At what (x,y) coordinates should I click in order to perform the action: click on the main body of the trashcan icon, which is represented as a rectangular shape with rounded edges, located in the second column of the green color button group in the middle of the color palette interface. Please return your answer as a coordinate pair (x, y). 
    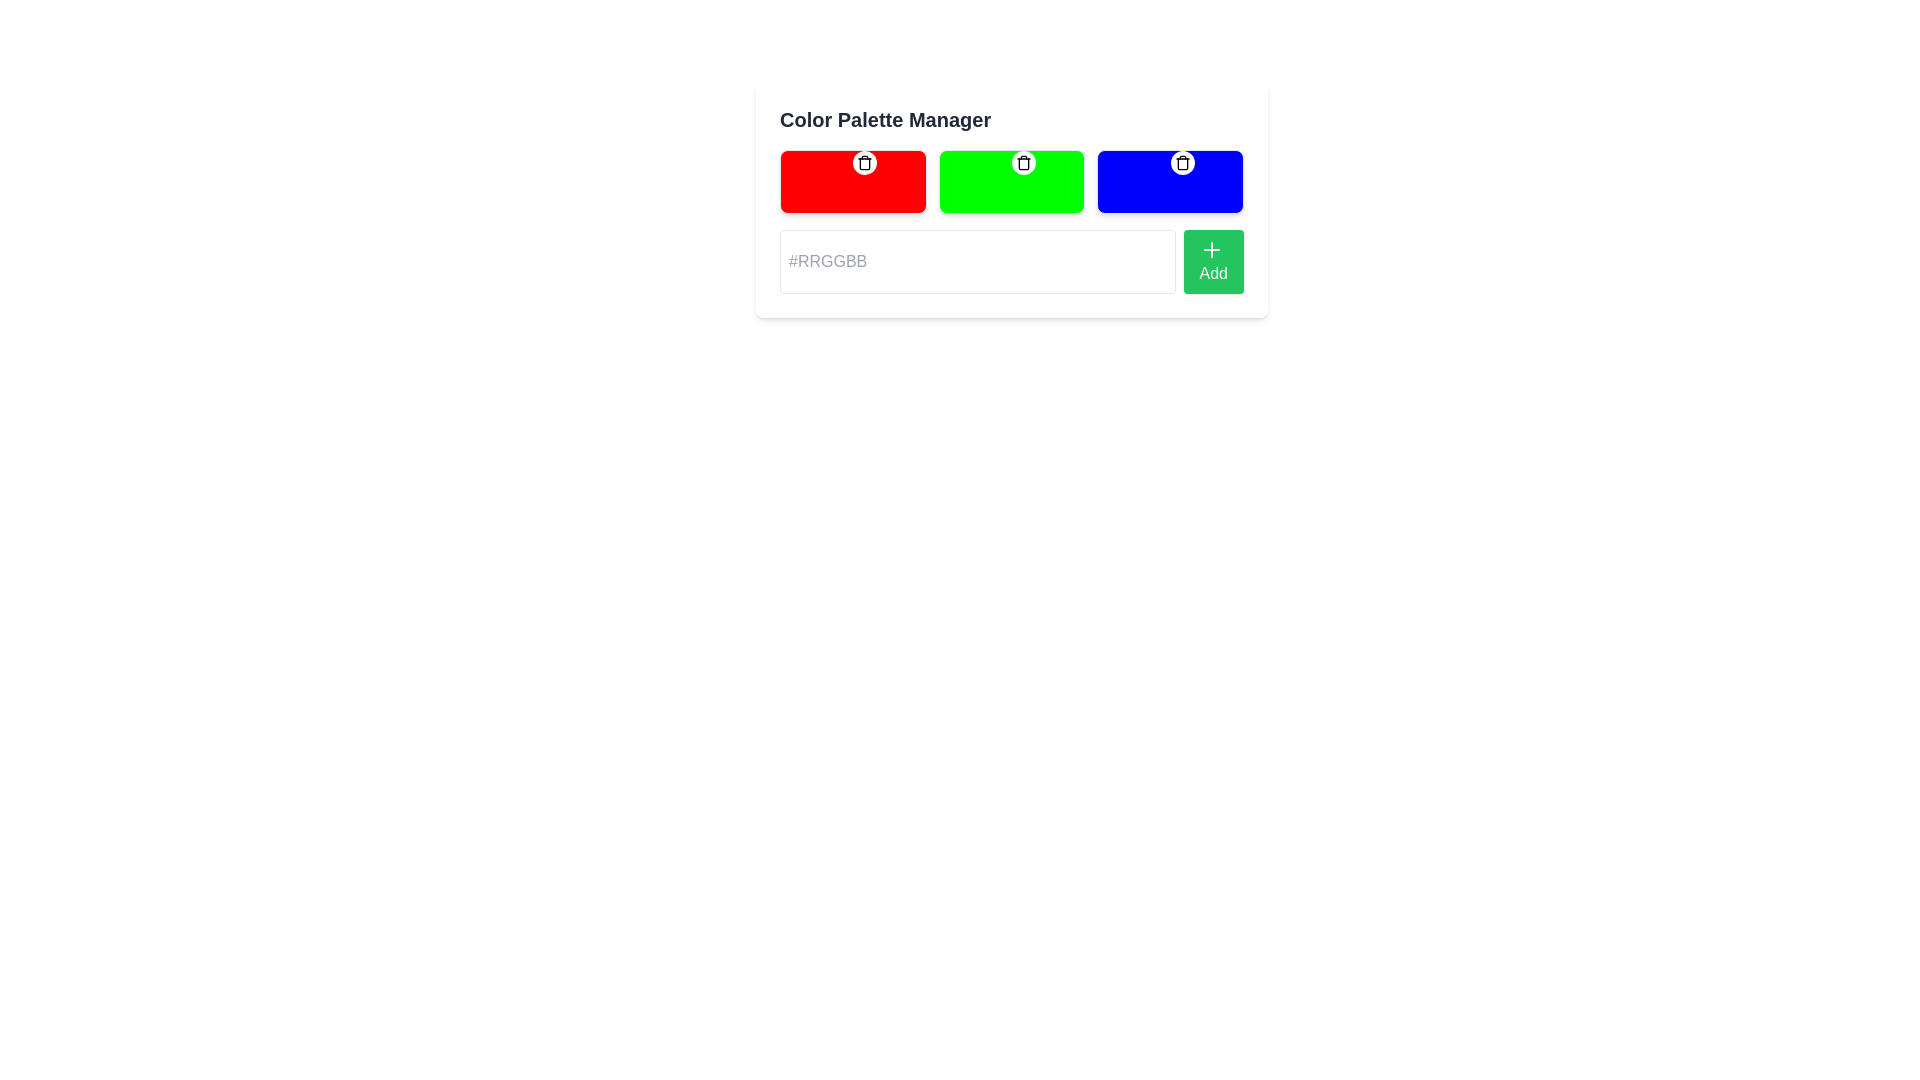
    Looking at the image, I should click on (1023, 163).